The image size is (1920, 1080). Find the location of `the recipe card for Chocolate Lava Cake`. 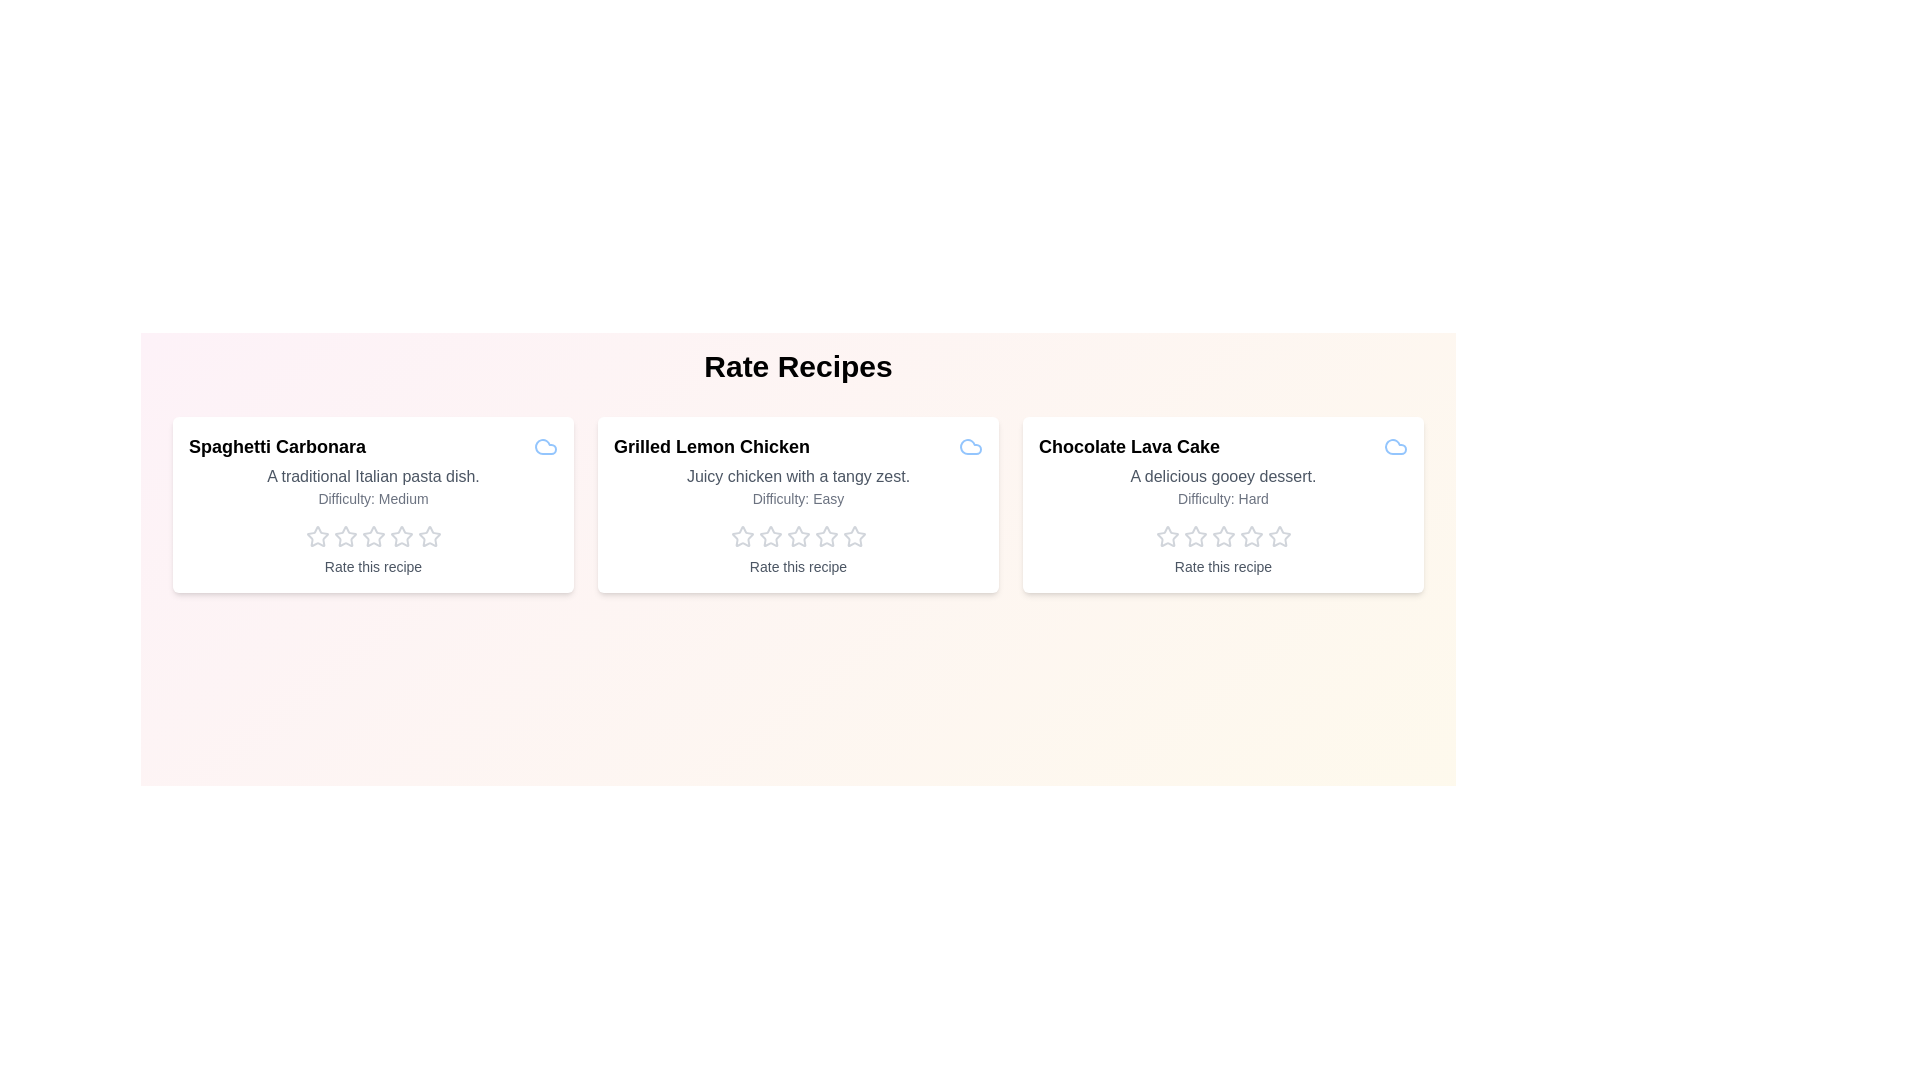

the recipe card for Chocolate Lava Cake is located at coordinates (1222, 504).